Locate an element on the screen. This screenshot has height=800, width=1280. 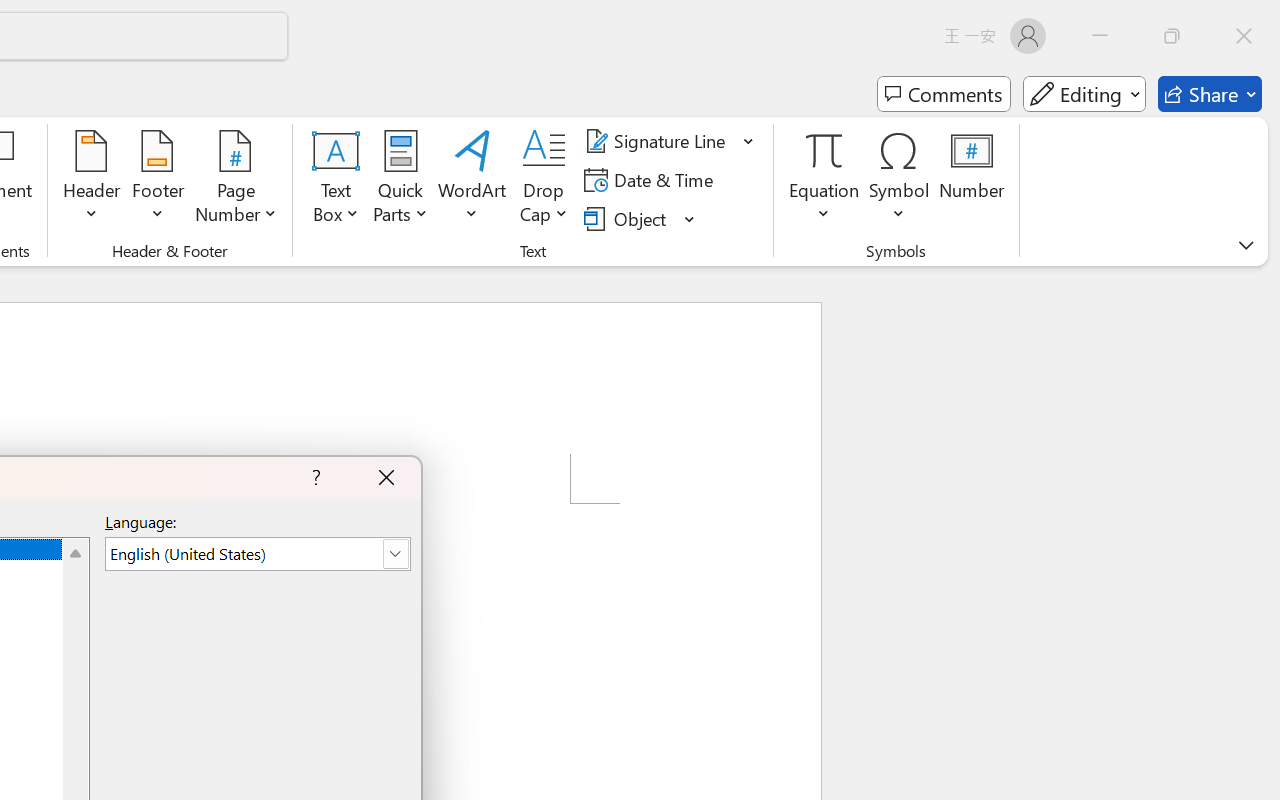
'Ribbon Display Options' is located at coordinates (1245, 244).